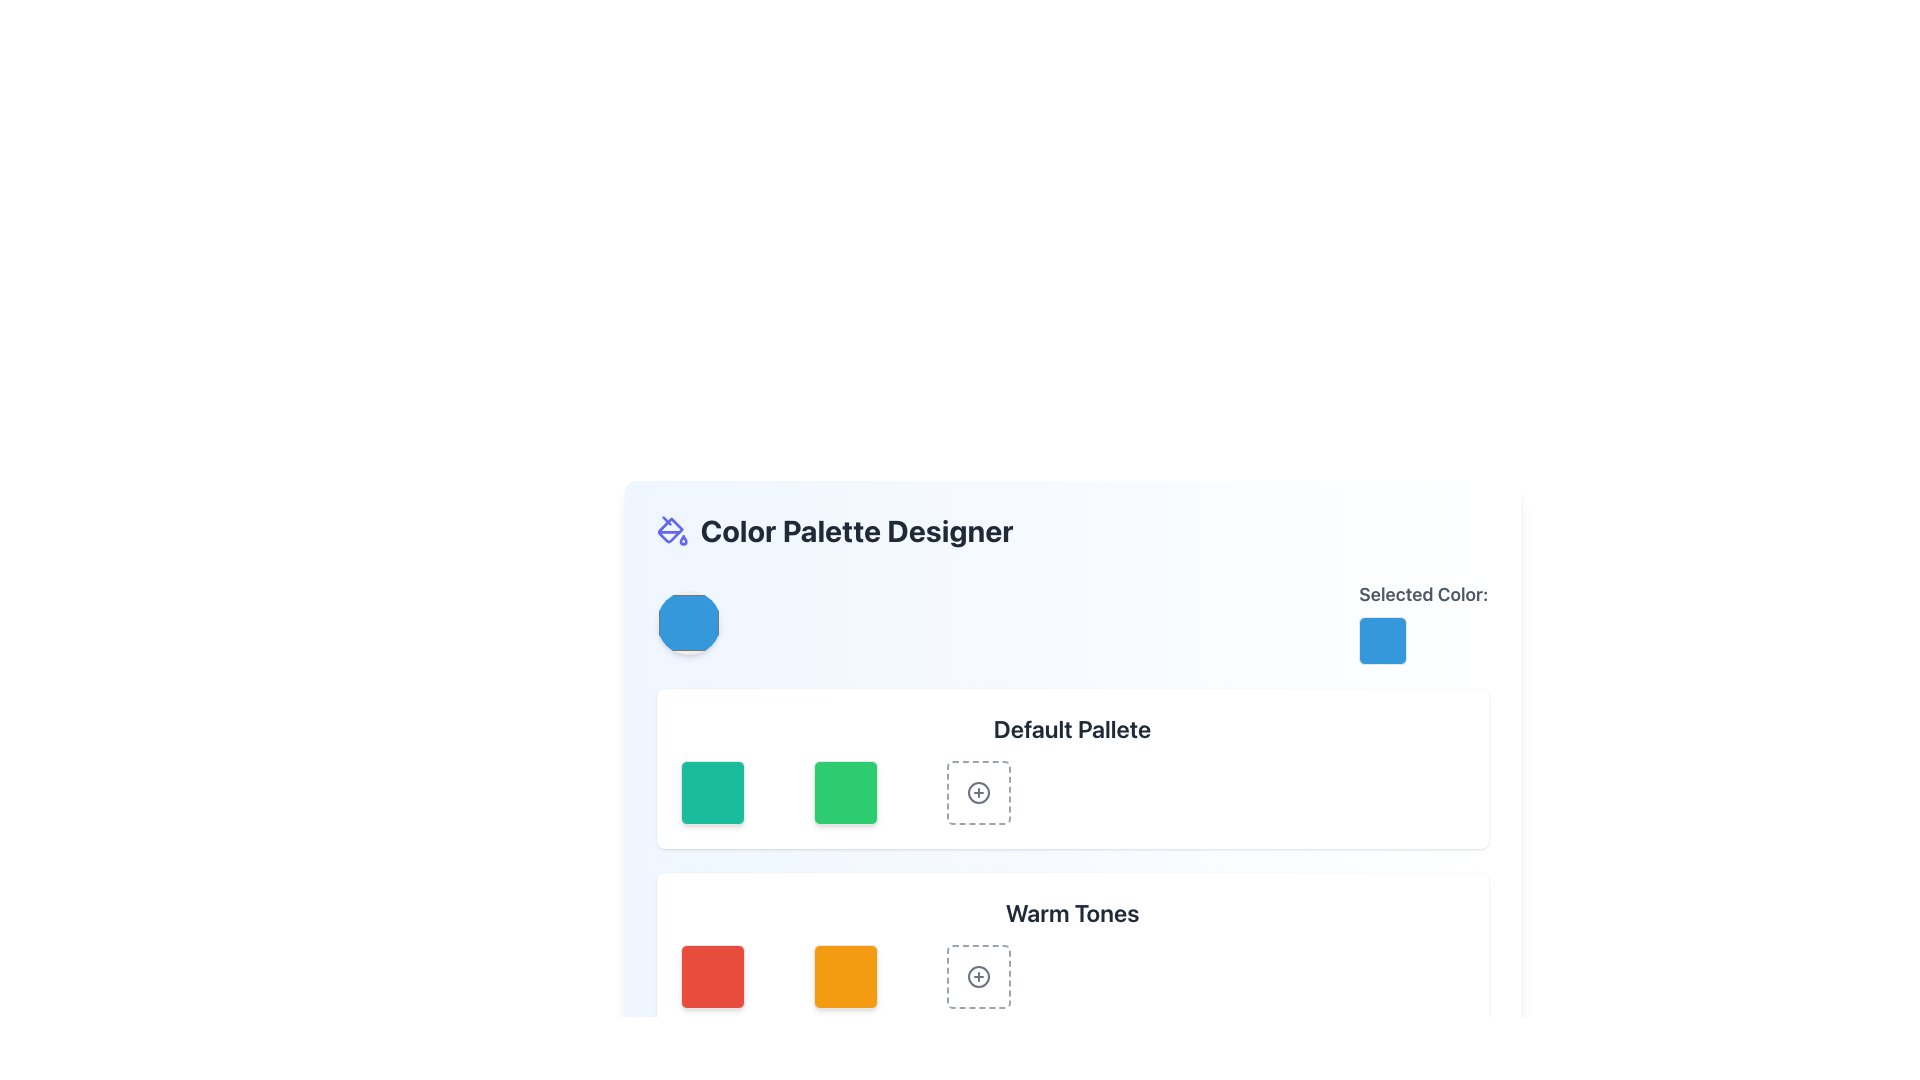 This screenshot has width=1920, height=1080. I want to click on the square interactive button with dashed borders and a centered '+' icon, so click(979, 975).